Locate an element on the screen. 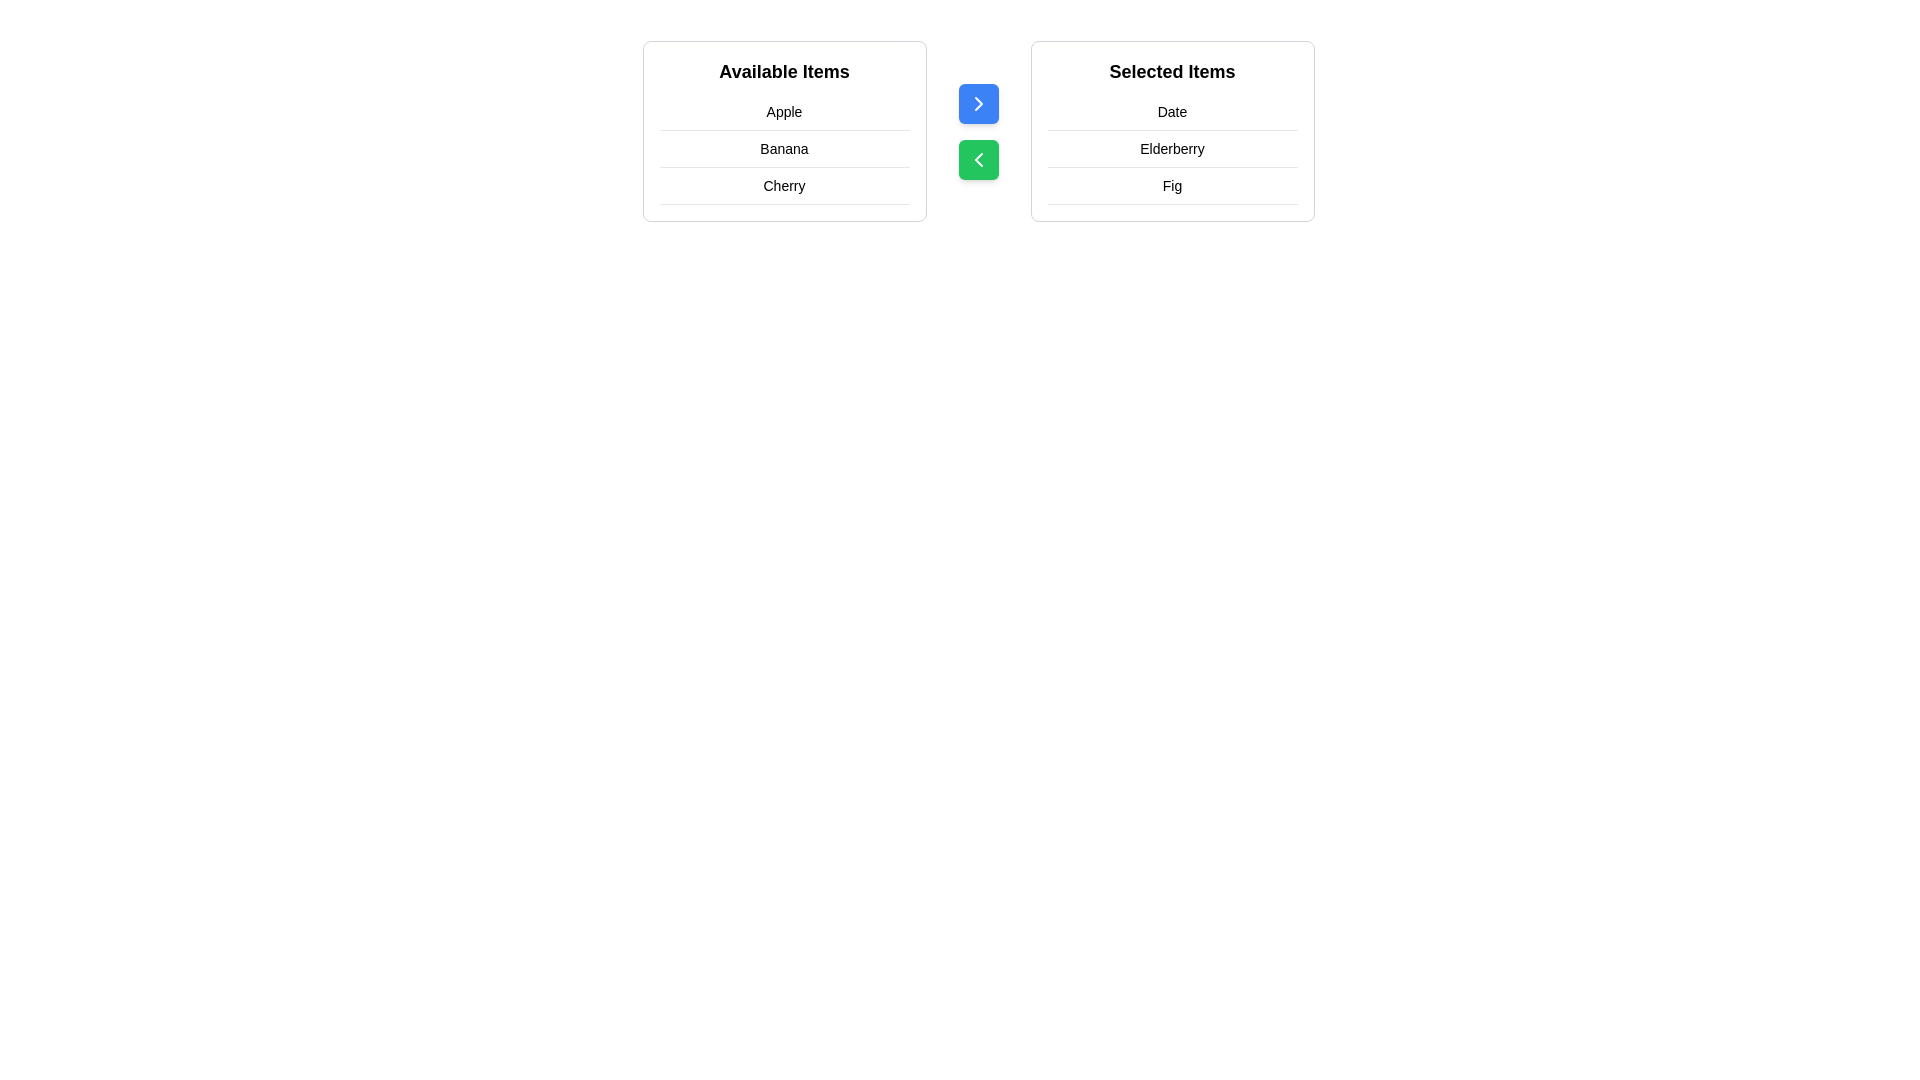  the left-pointing chevron icon within the small green square button is located at coordinates (978, 158).